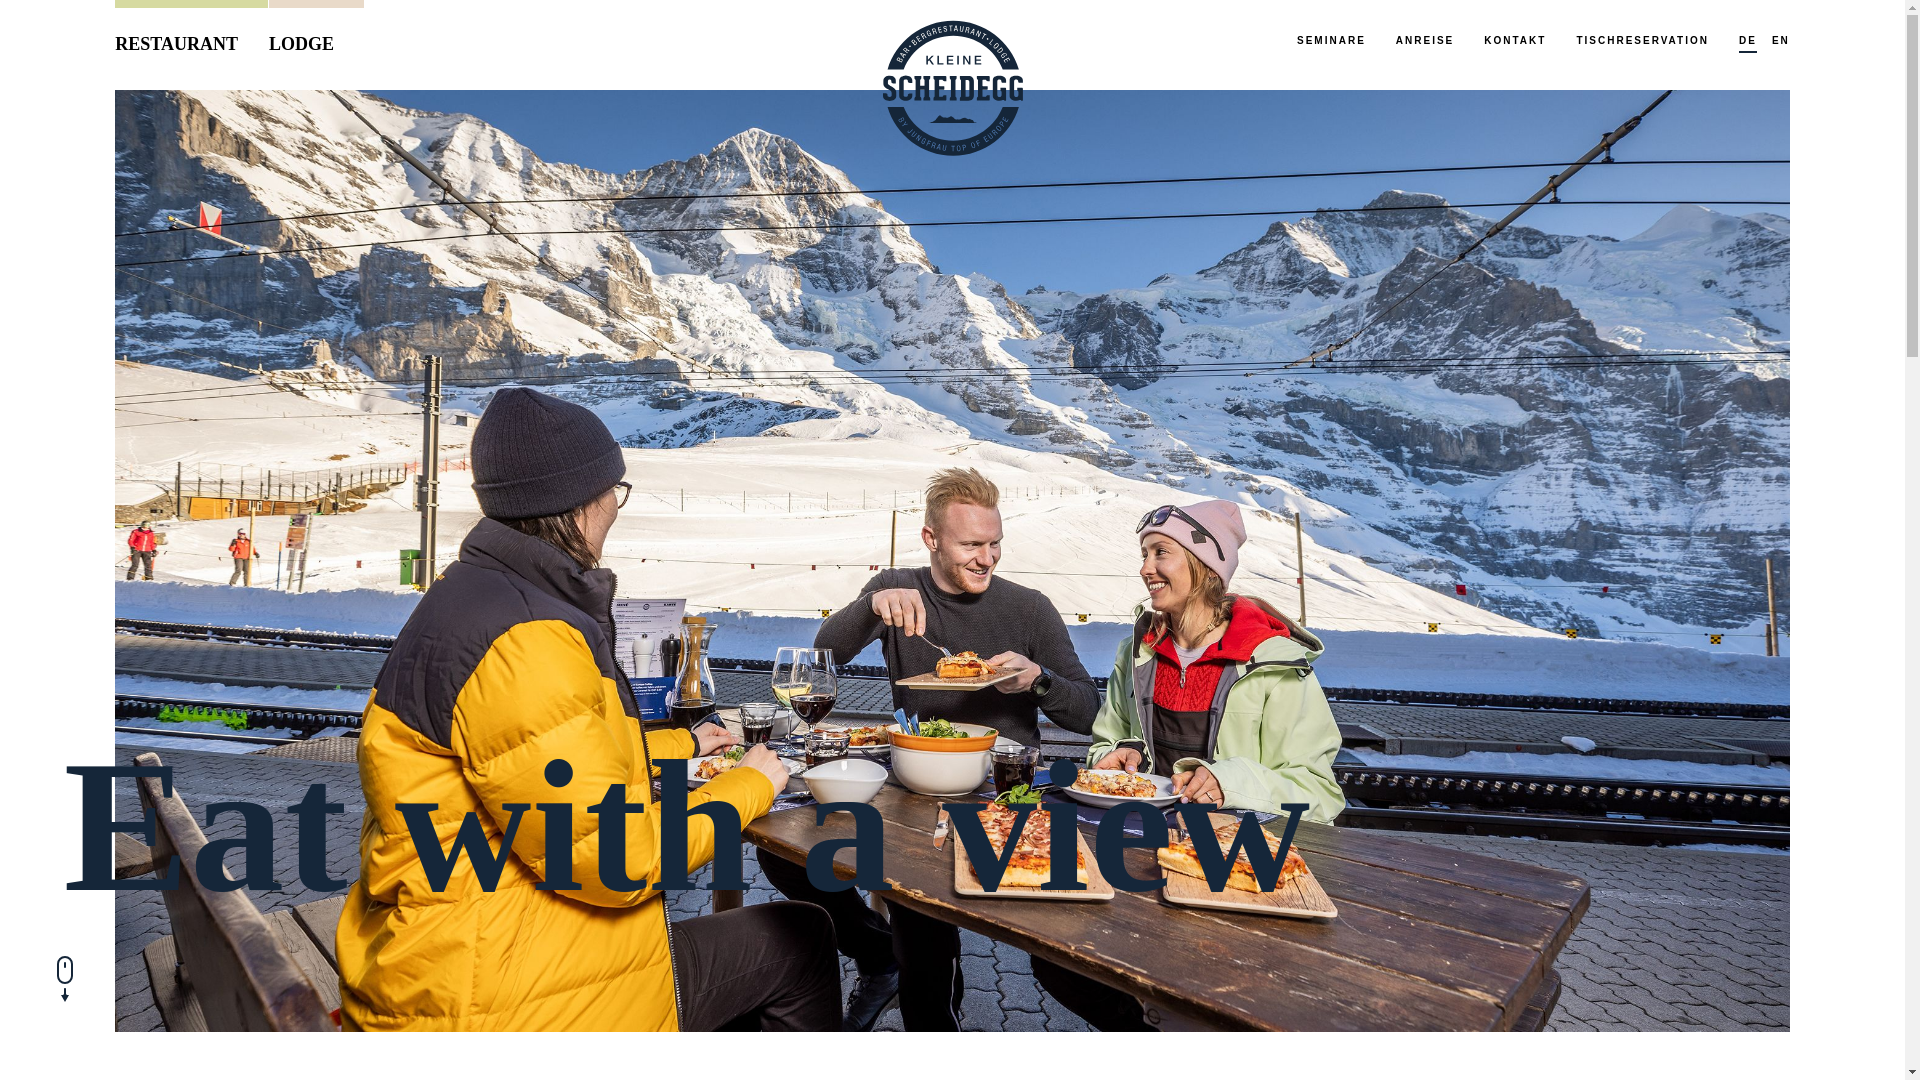 Image resolution: width=1920 pixels, height=1080 pixels. What do you see at coordinates (1515, 41) in the screenshot?
I see `'KONTAKT'` at bounding box center [1515, 41].